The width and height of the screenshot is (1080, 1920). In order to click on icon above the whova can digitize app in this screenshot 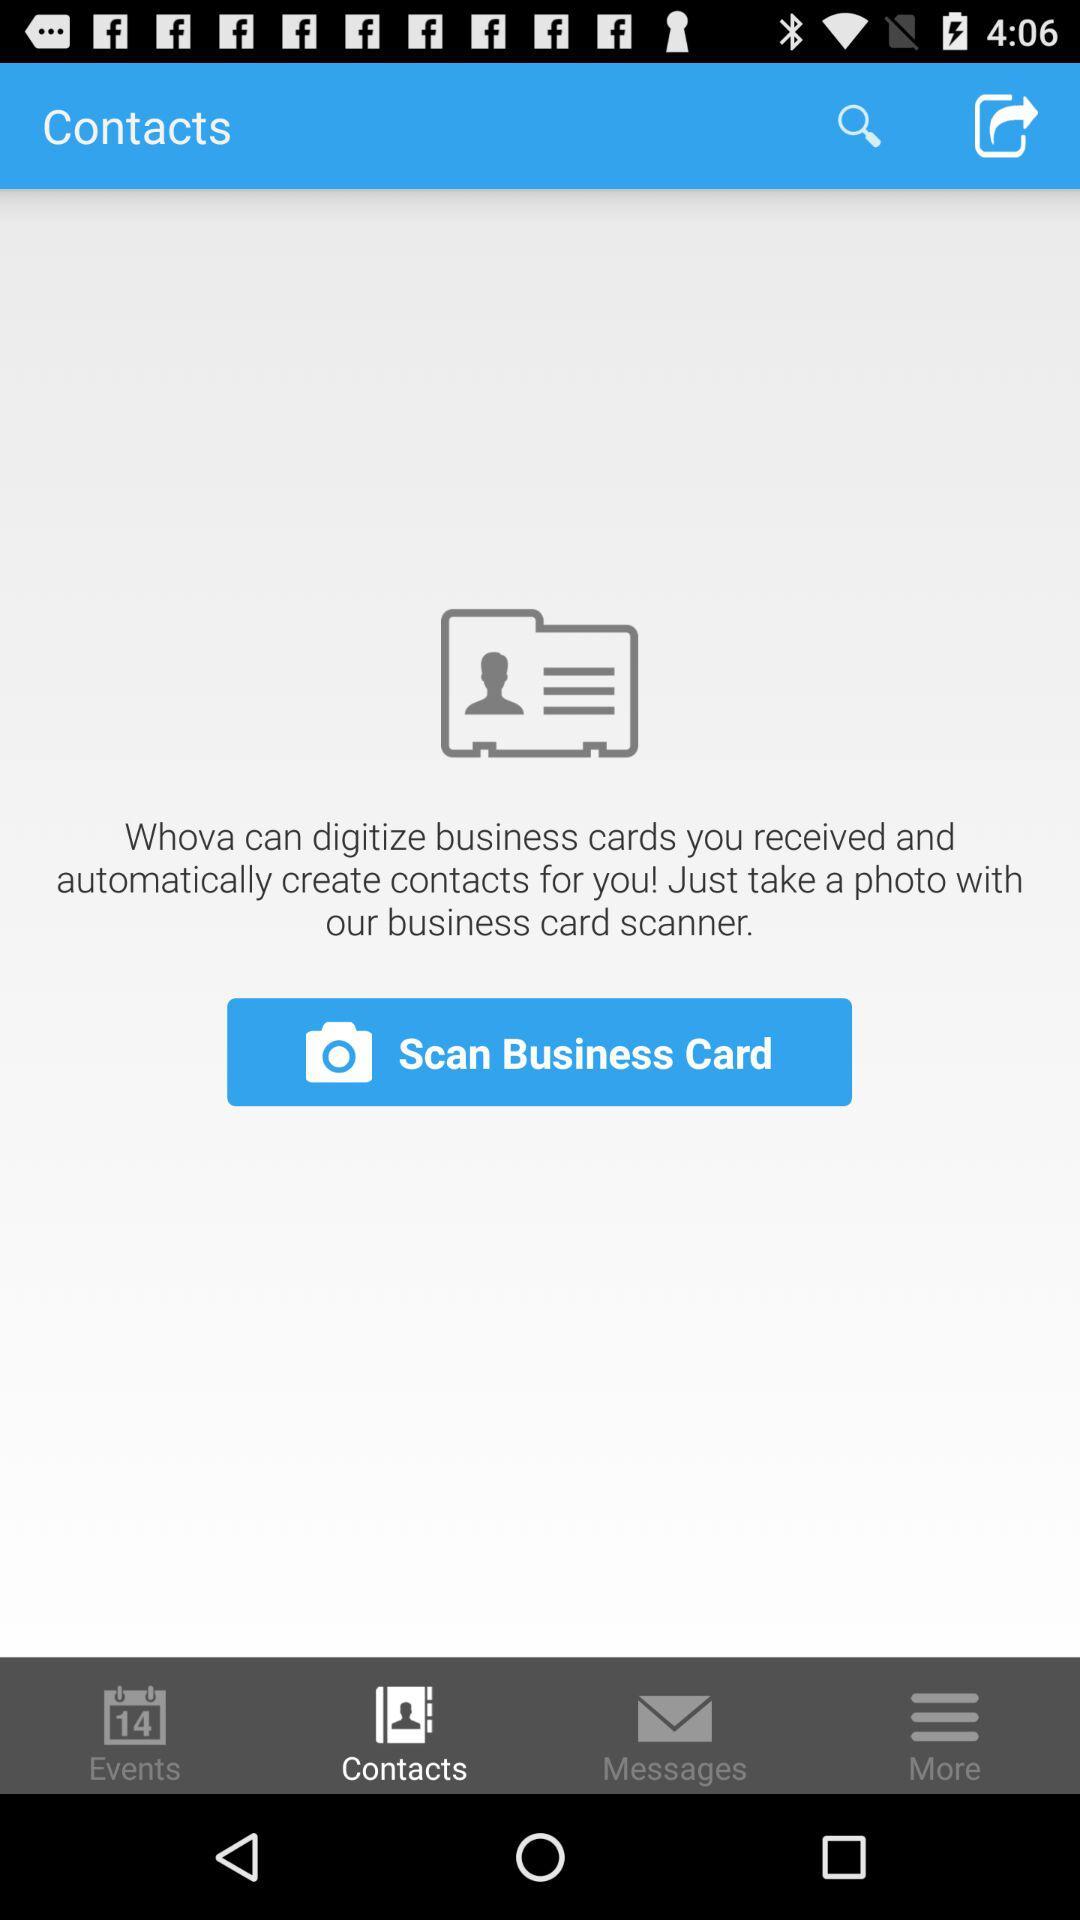, I will do `click(1006, 124)`.